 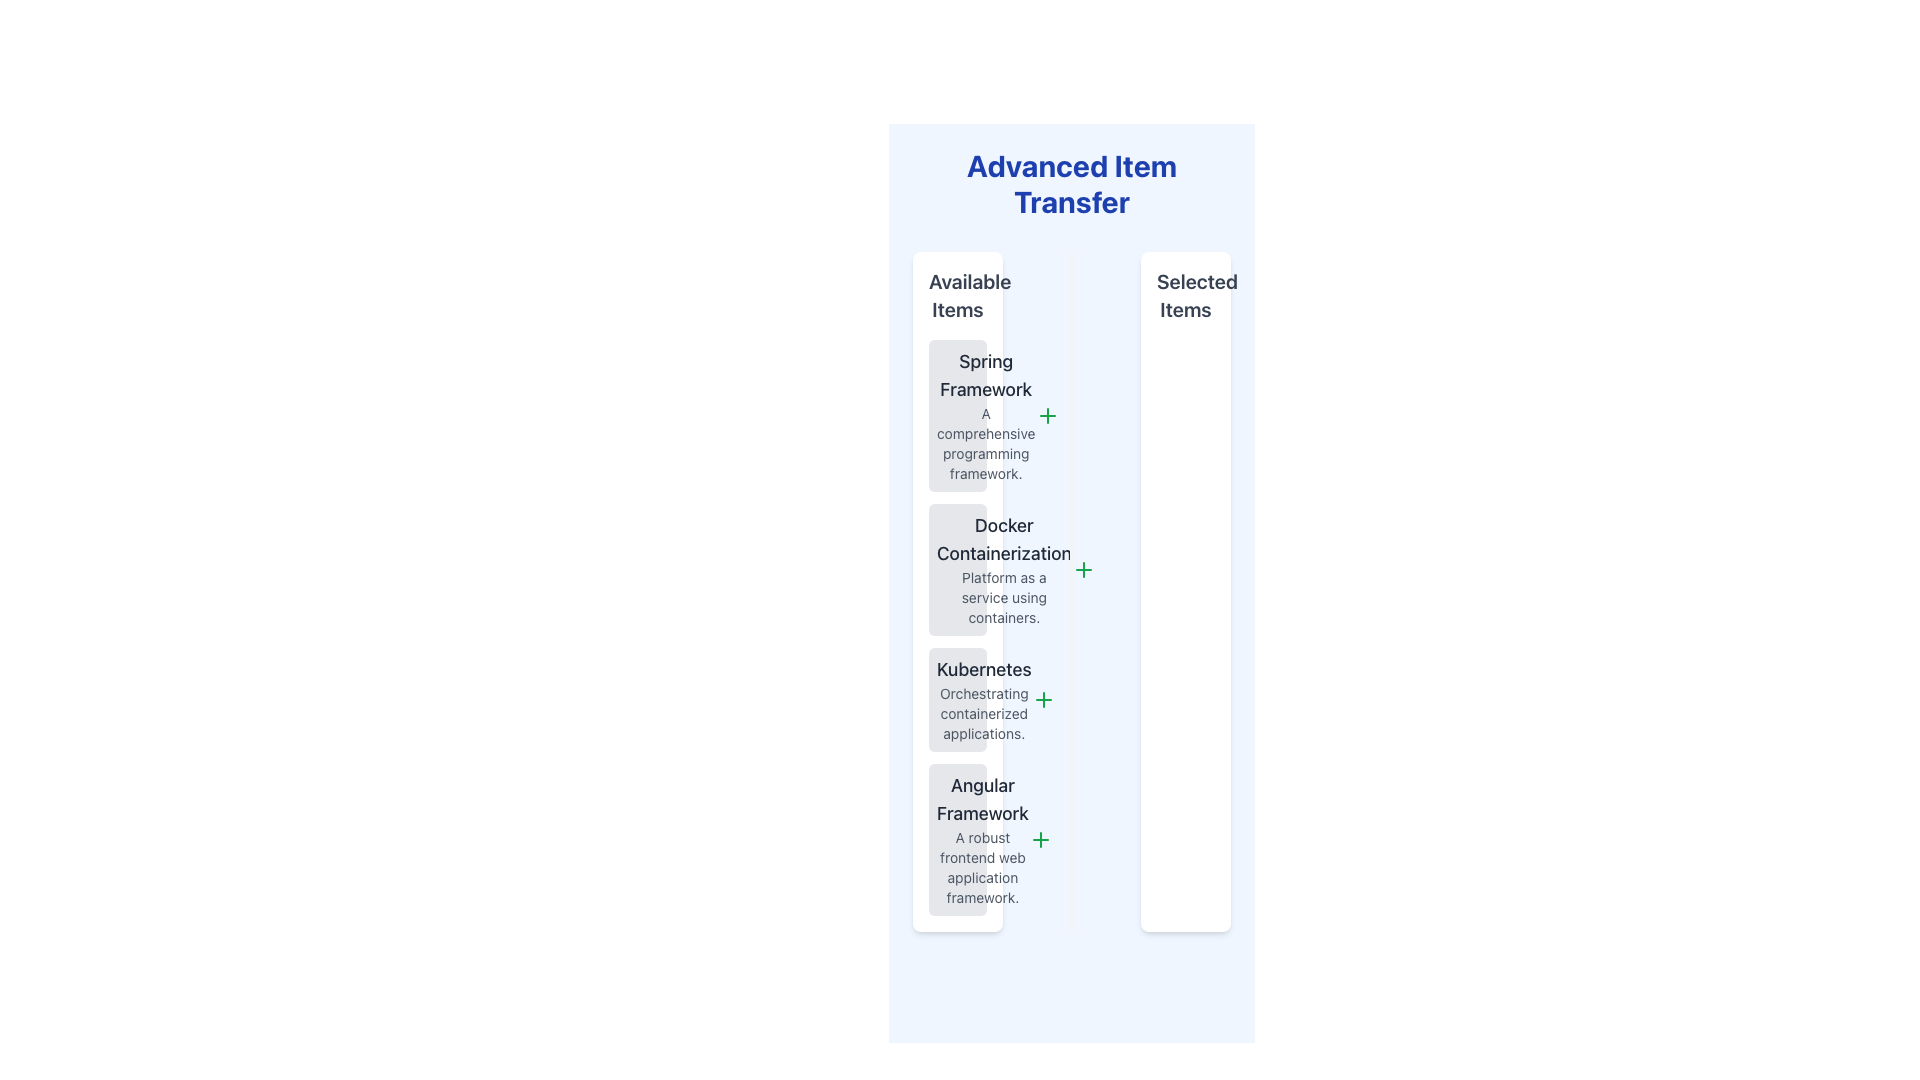 I want to click on to select the second item in the 'Available Items' list, which provides information about 'Docker Containerization', located beneath 'Spring Framework' and above 'Kubernetes', so click(x=957, y=570).